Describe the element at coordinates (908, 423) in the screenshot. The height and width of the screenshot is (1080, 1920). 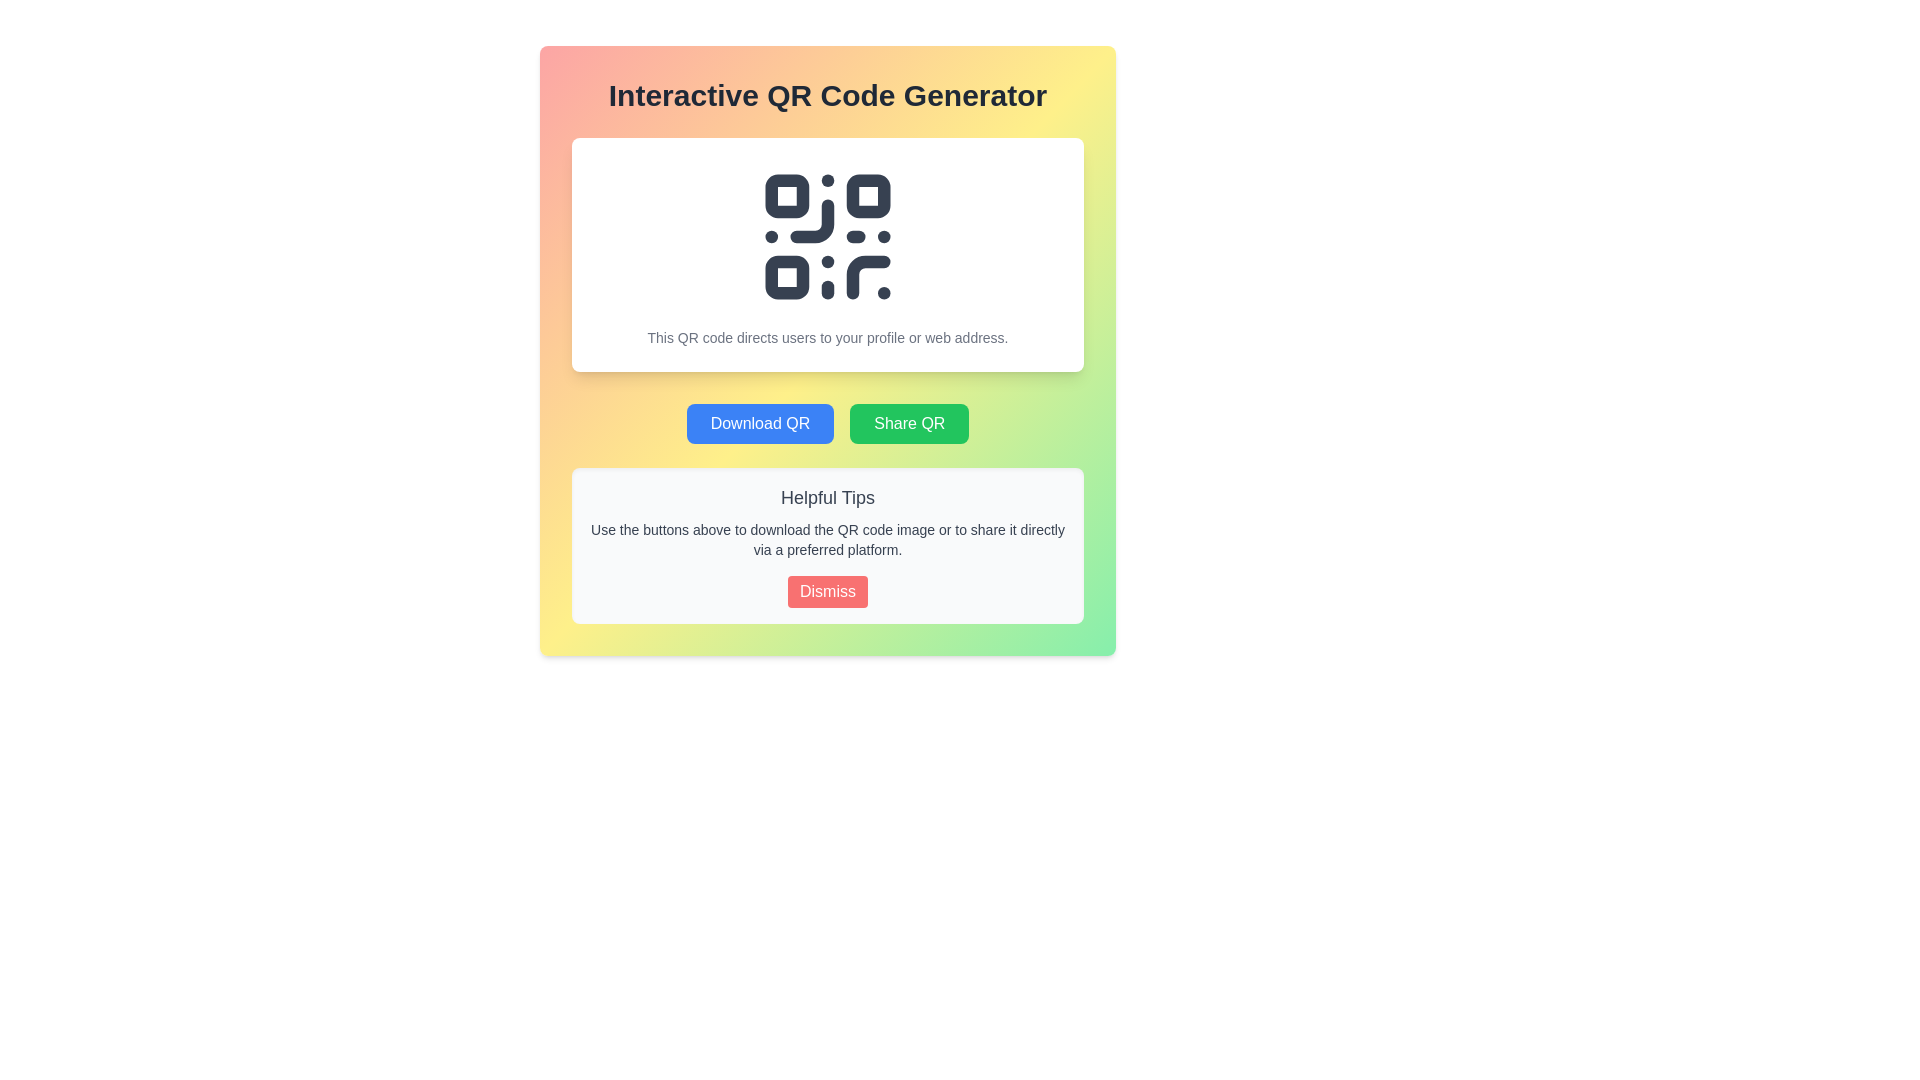
I see `the share button located to the right of the blue 'Download QR' button in the 'Interactive QR Code Generator' interface` at that location.